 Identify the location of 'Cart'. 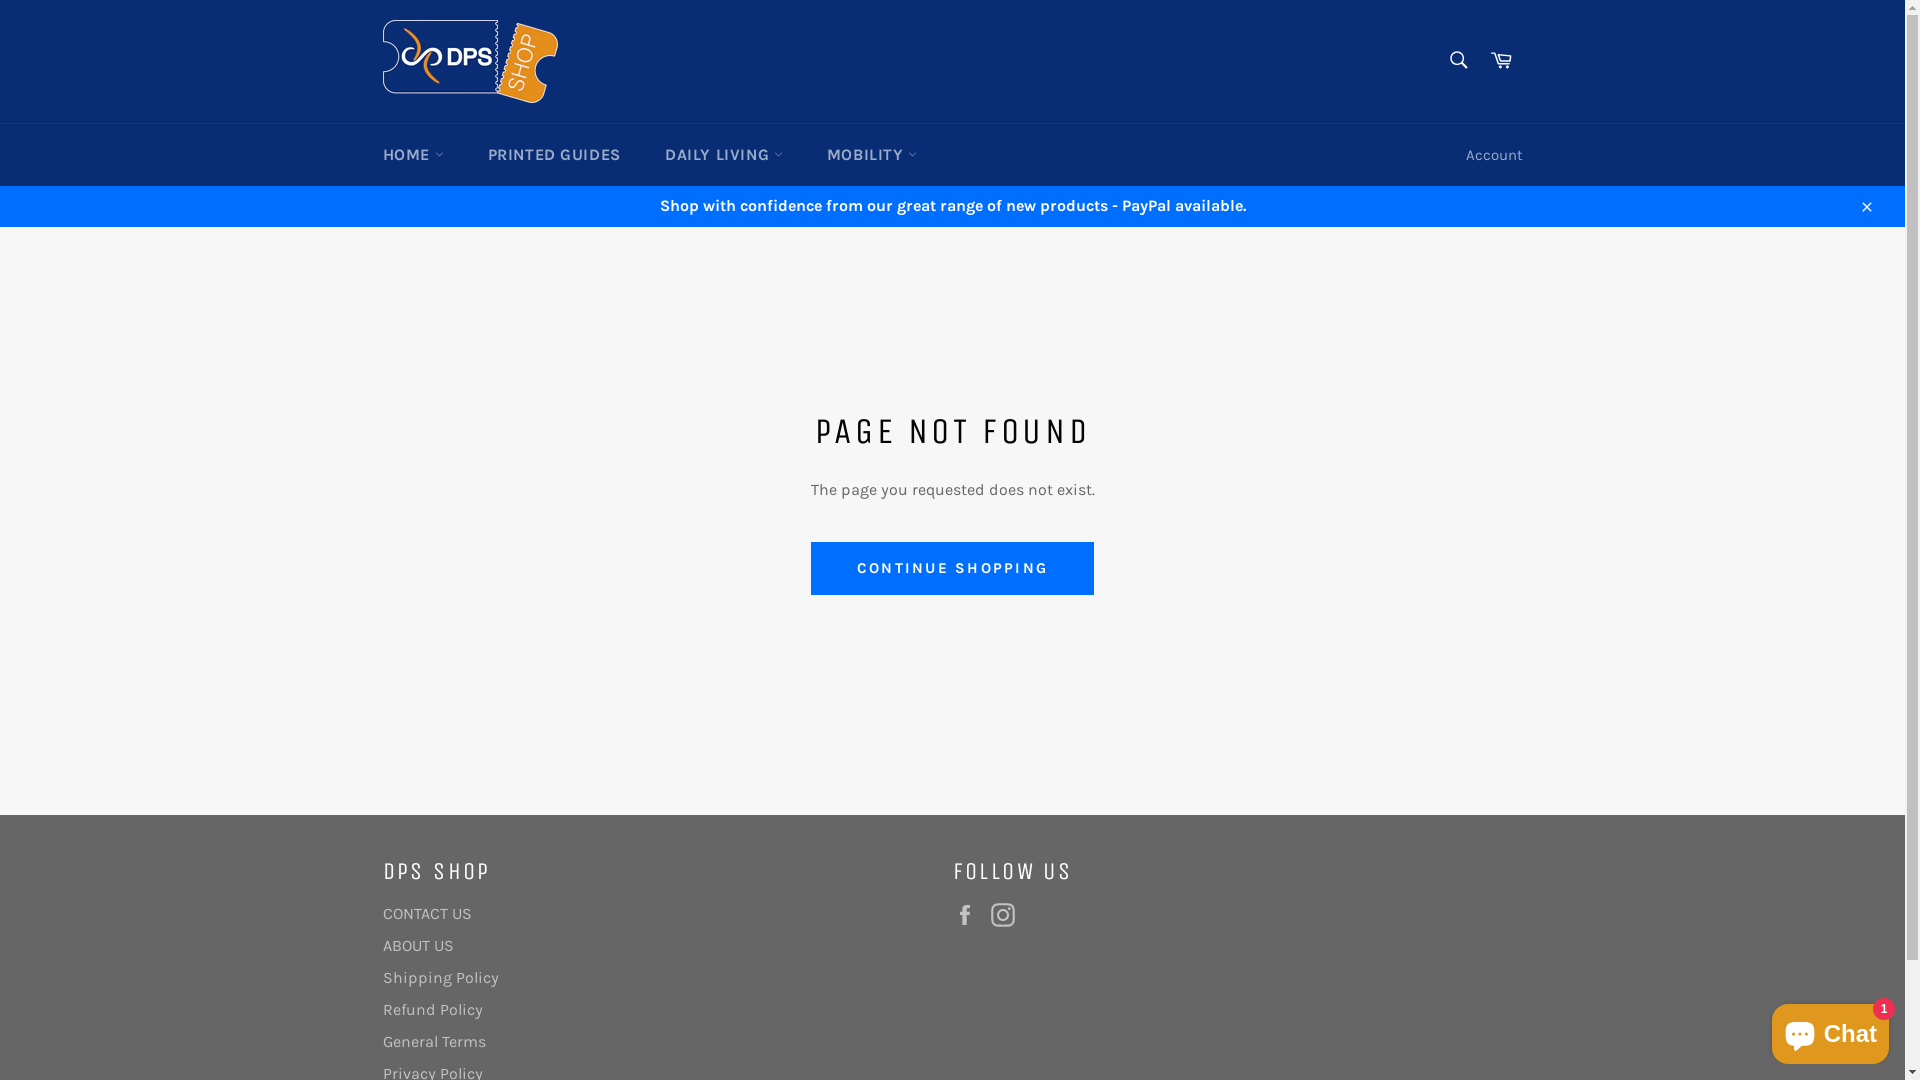
(1501, 60).